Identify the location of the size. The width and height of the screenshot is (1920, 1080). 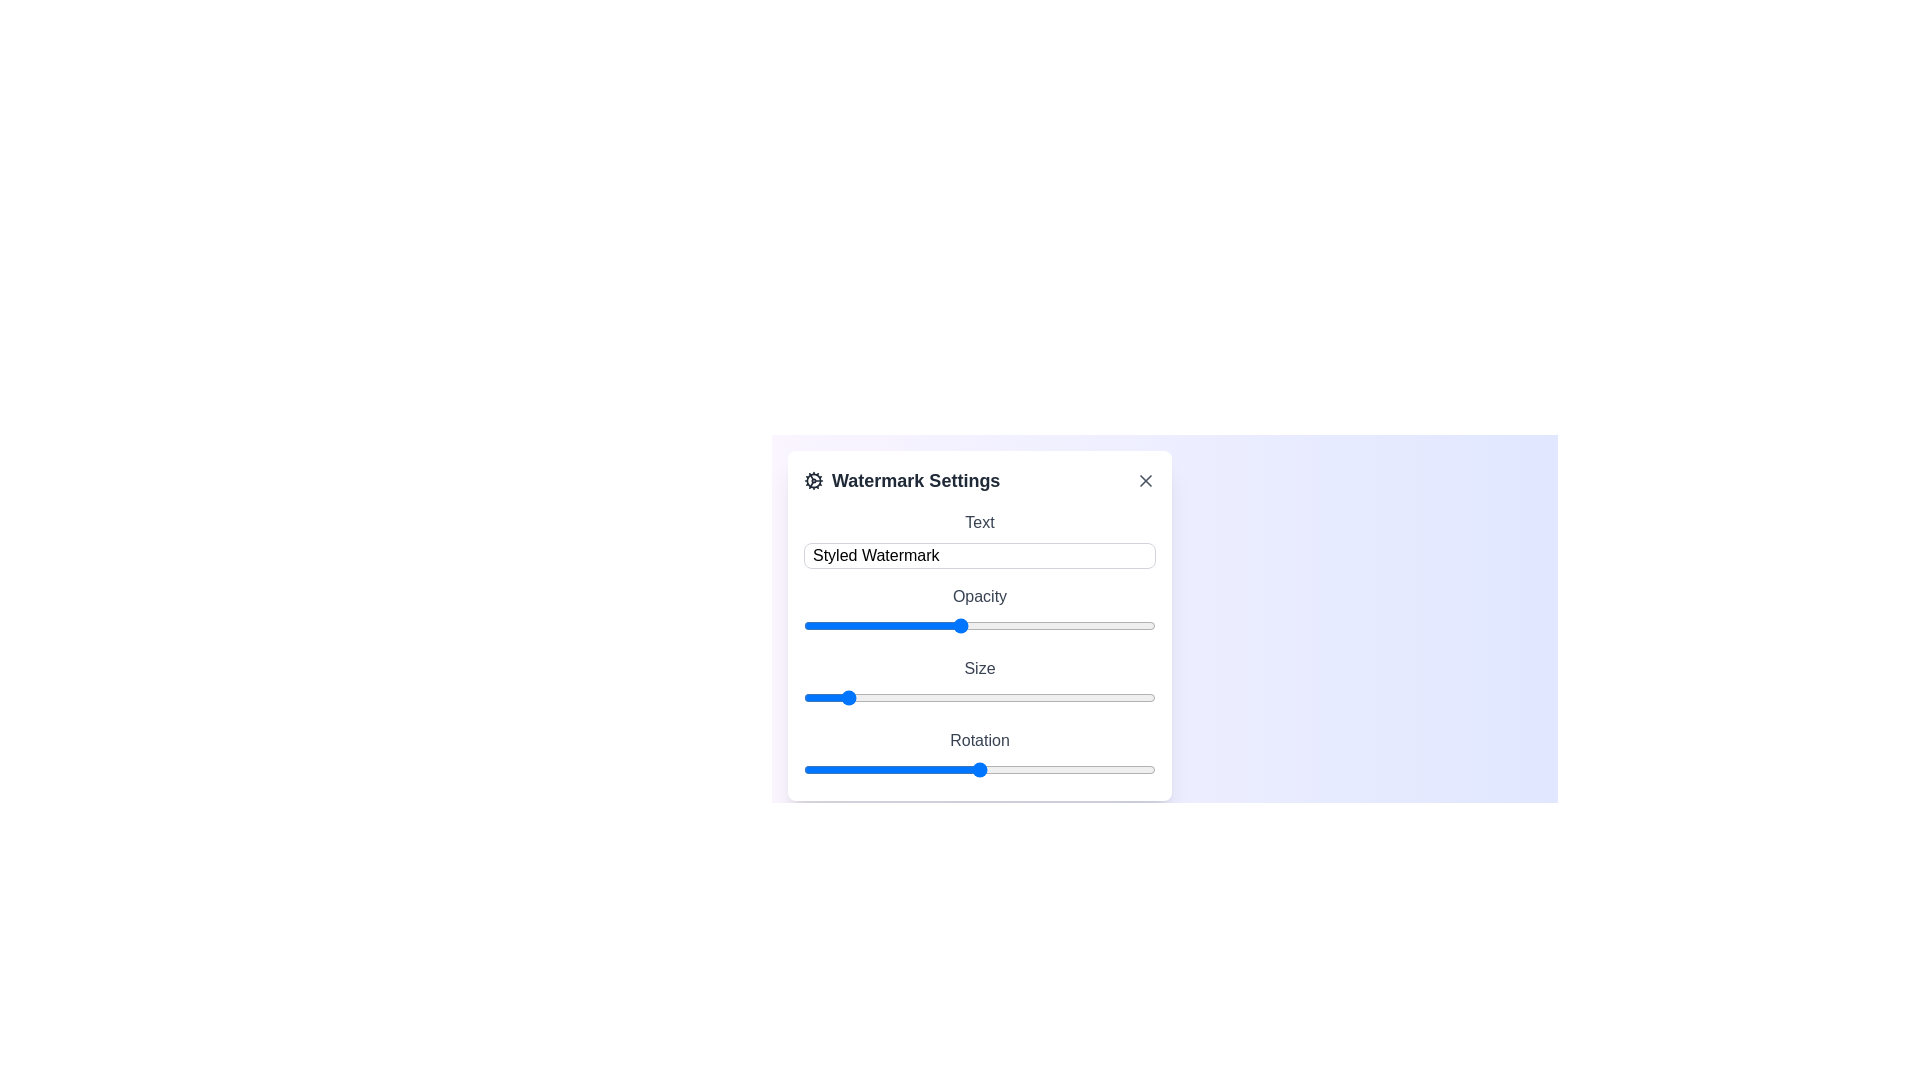
(999, 697).